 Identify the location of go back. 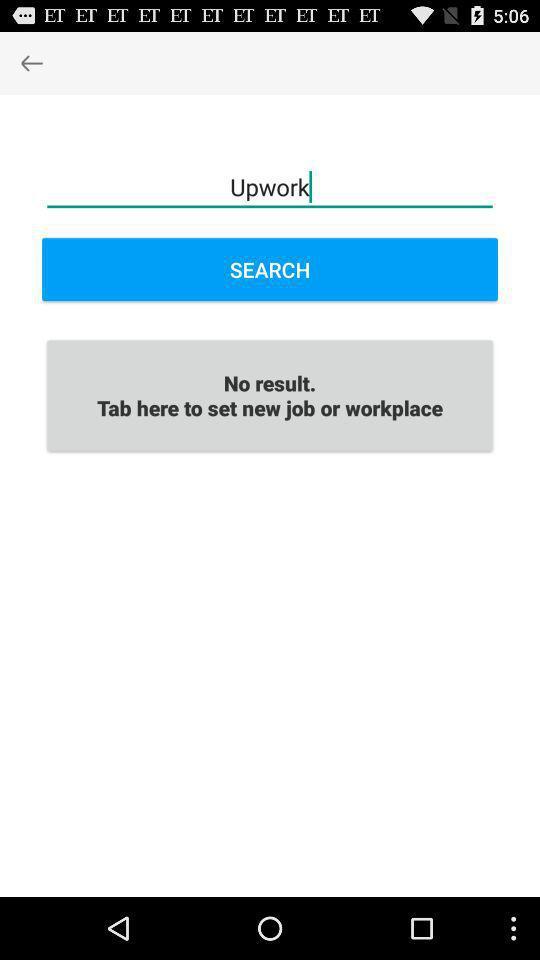
(30, 62).